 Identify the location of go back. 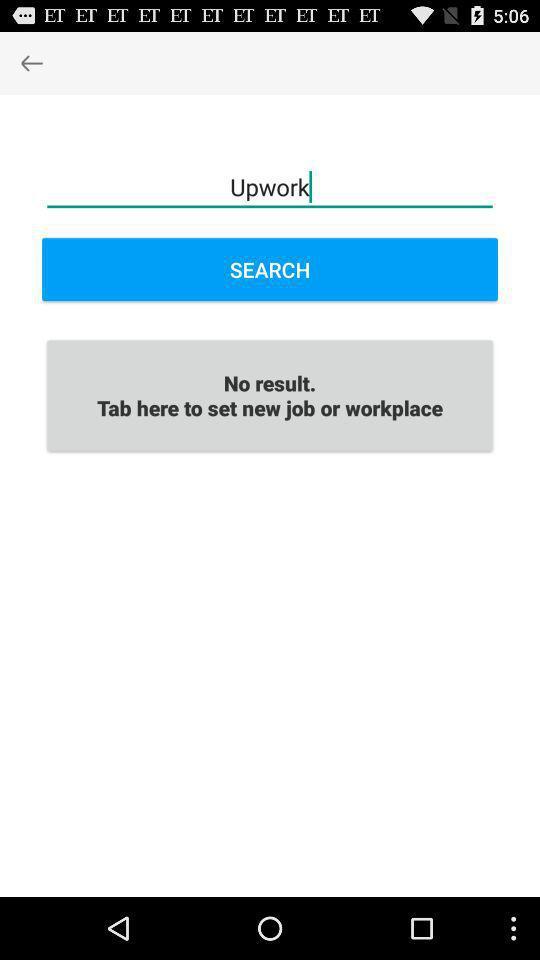
(30, 62).